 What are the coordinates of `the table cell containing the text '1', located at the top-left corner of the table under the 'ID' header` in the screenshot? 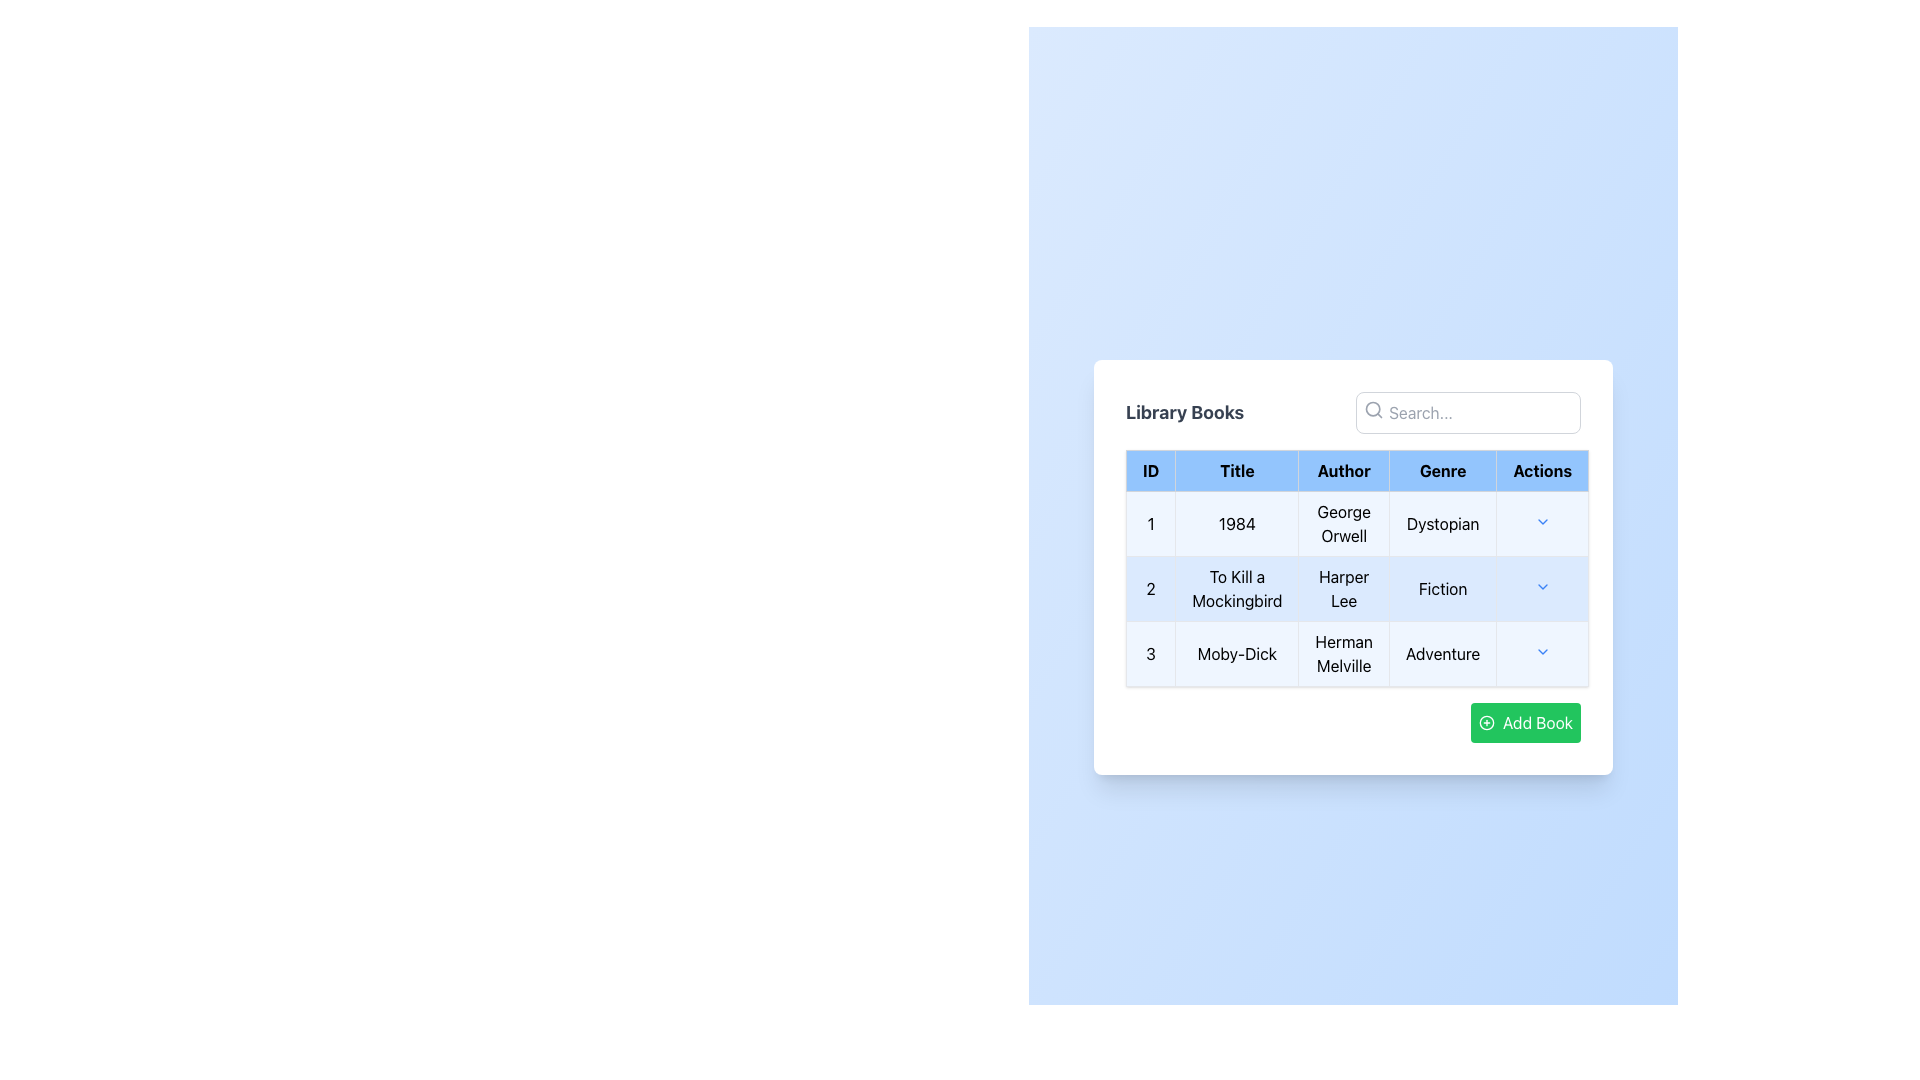 It's located at (1151, 522).